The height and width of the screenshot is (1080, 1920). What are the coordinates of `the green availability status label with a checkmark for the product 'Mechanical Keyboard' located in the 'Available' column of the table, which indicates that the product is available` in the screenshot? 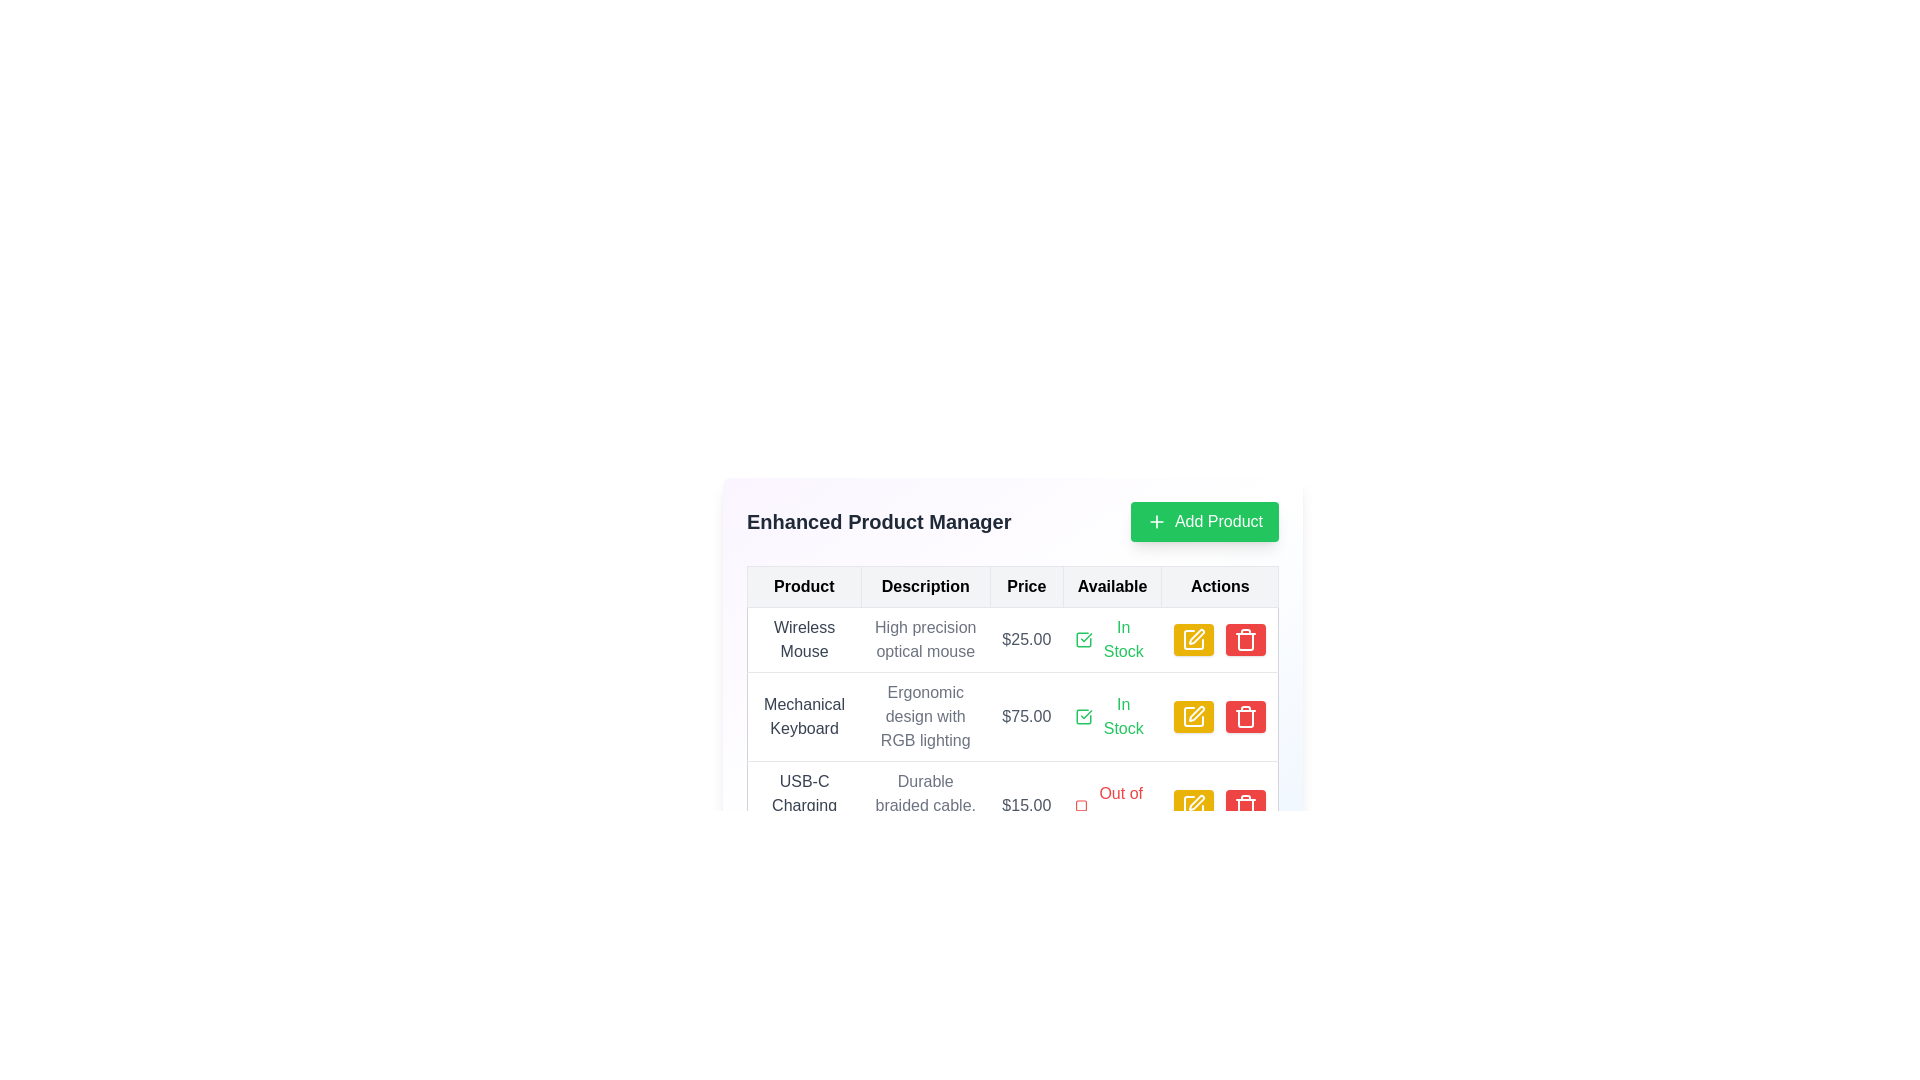 It's located at (1111, 716).